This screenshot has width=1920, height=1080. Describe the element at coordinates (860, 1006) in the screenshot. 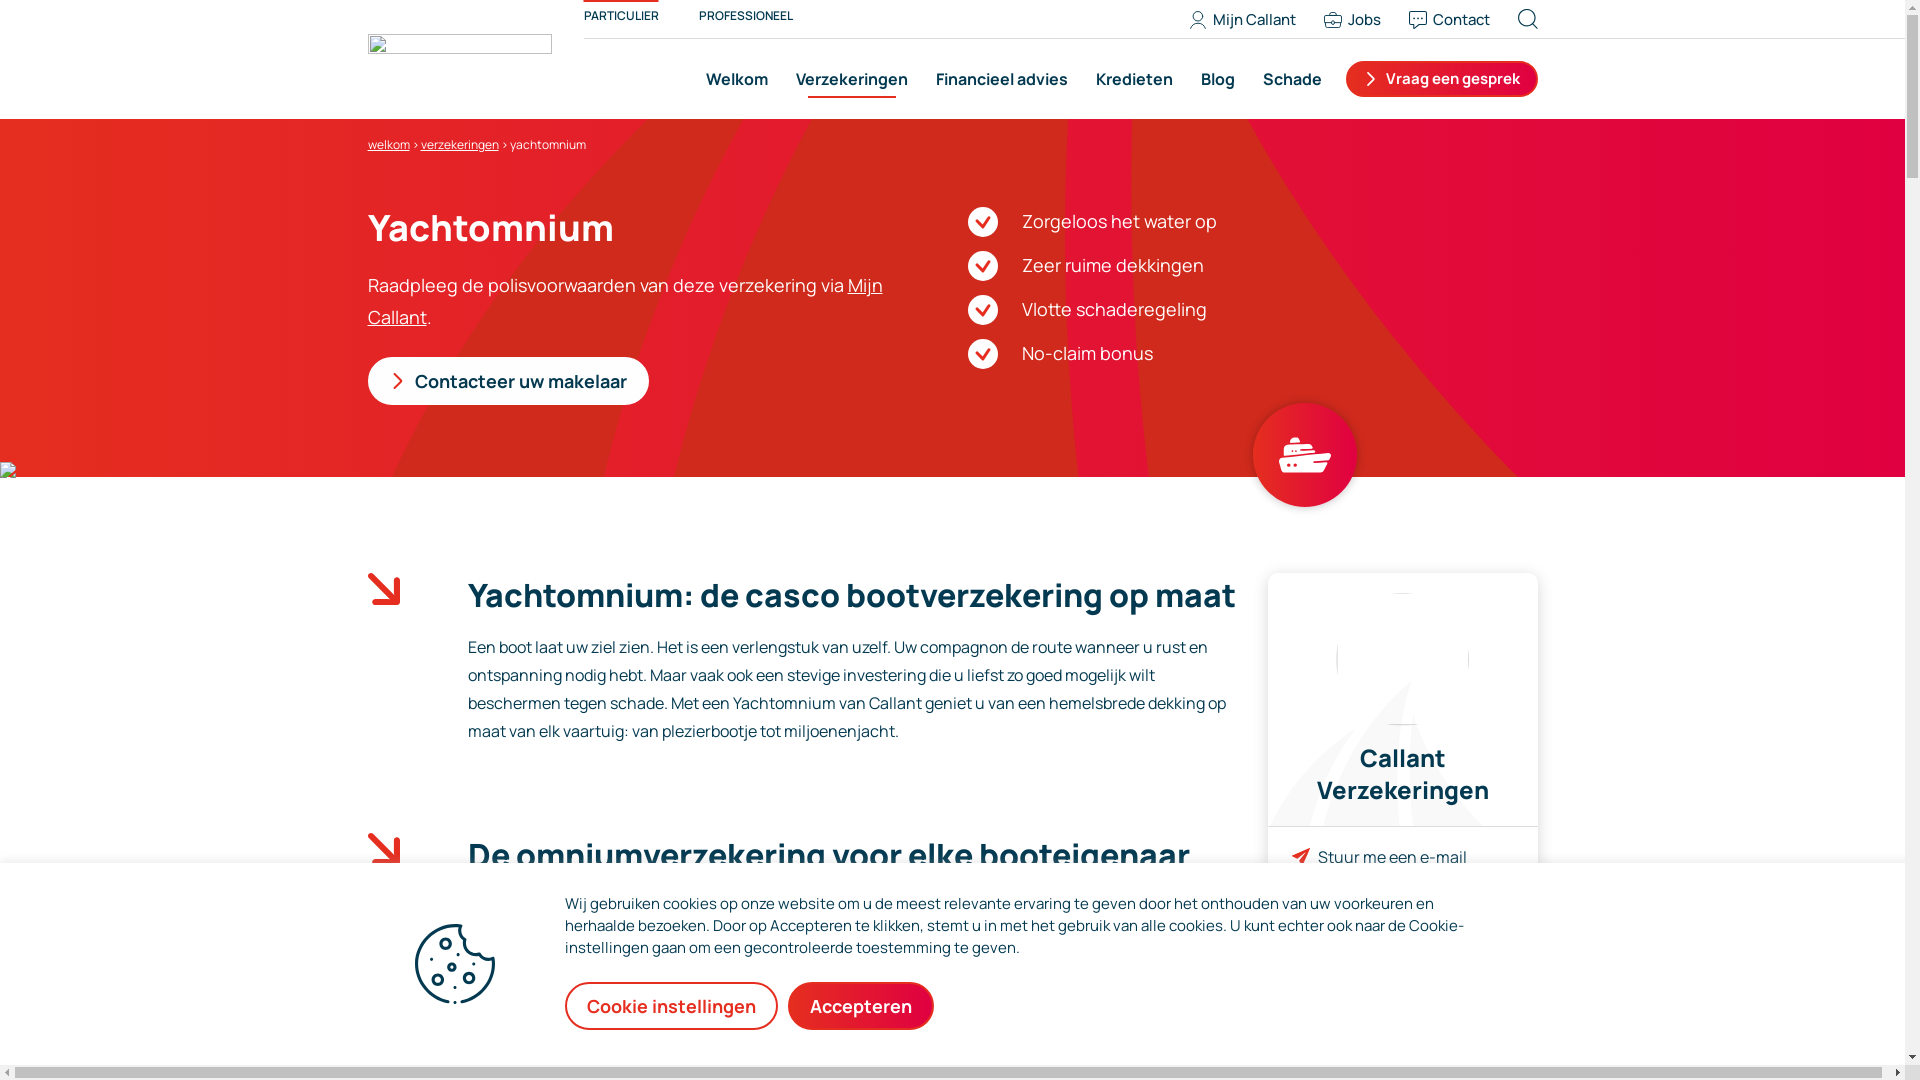

I see `'Accepteren'` at that location.